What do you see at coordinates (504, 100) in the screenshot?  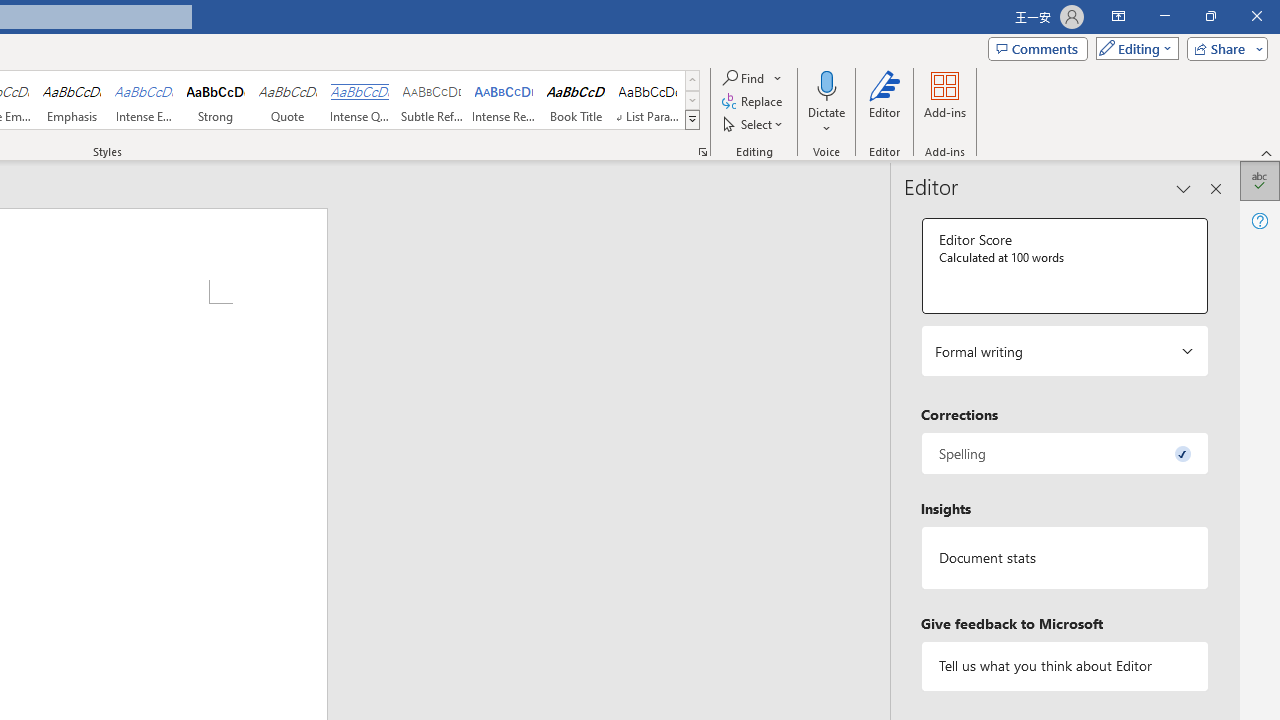 I see `'Intense Reference'` at bounding box center [504, 100].